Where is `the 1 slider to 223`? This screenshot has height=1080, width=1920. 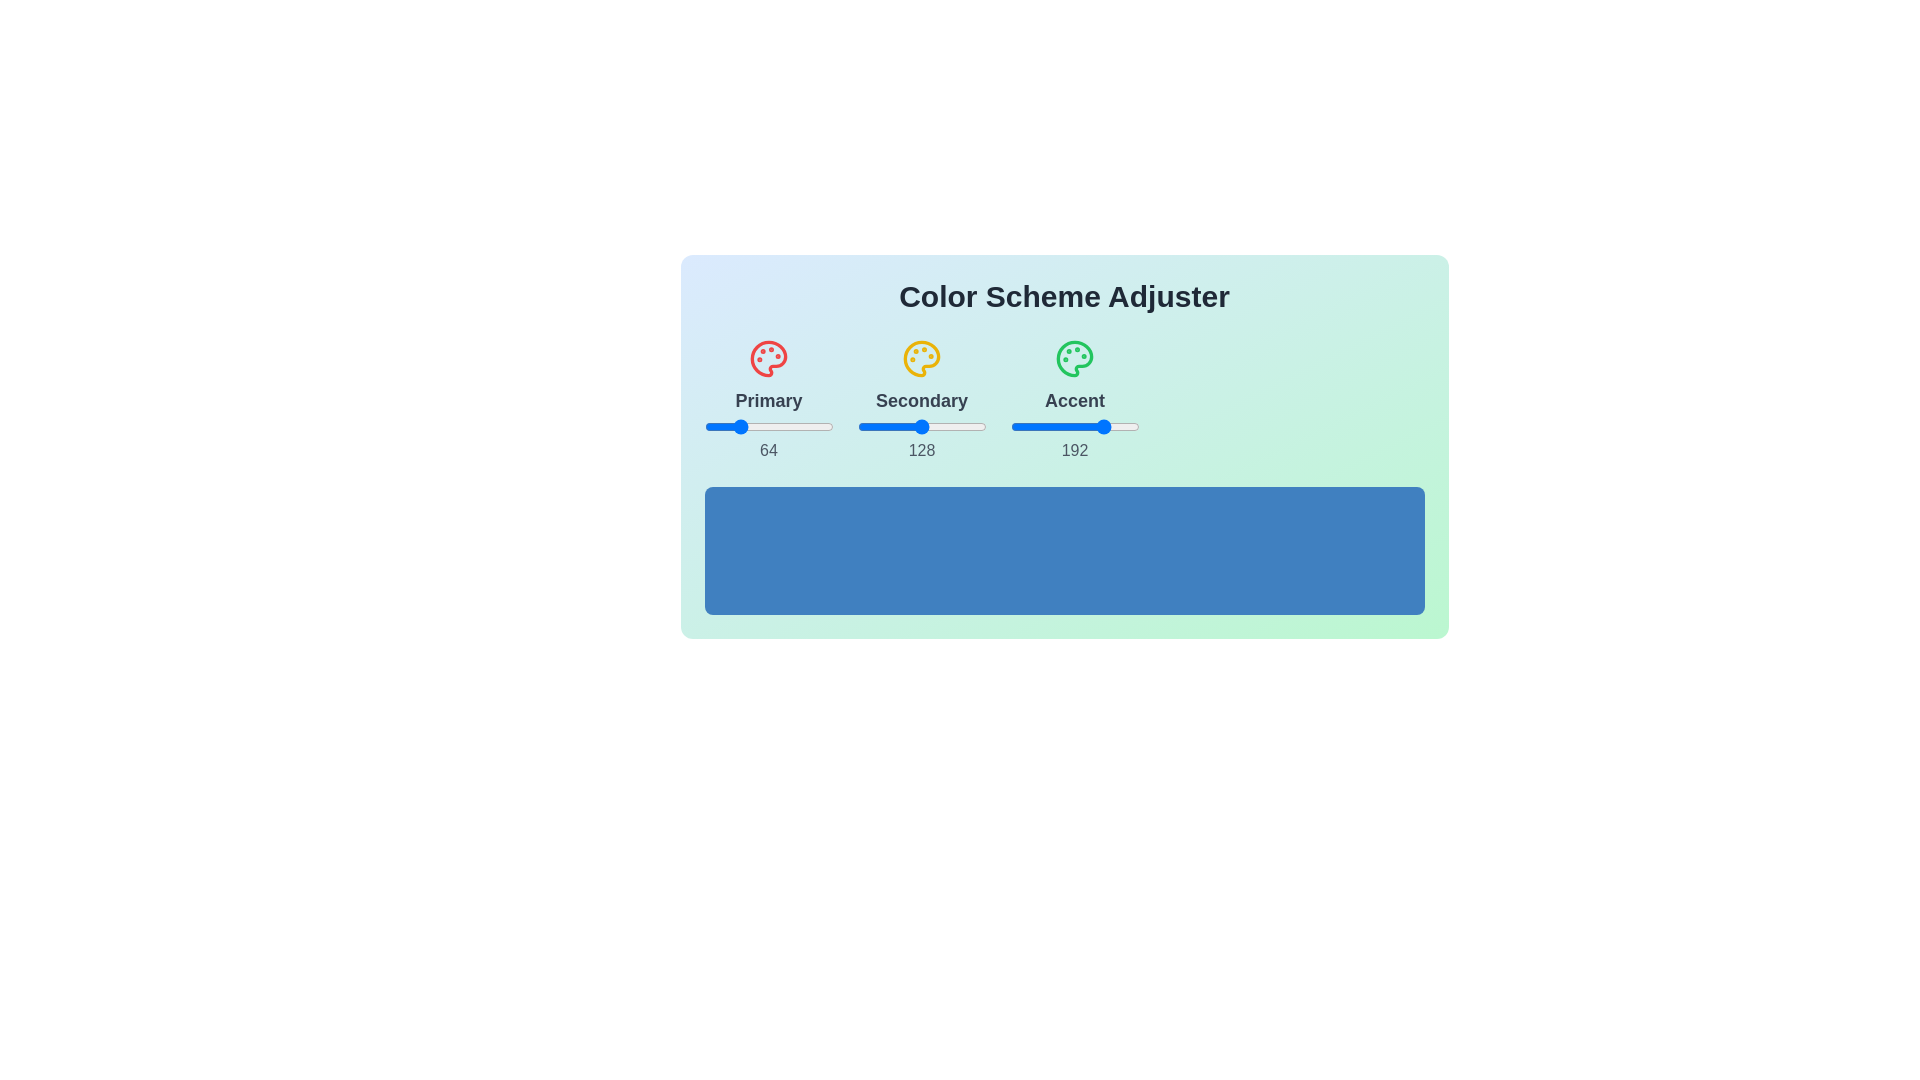 the 1 slider to 223 is located at coordinates (1034, 426).